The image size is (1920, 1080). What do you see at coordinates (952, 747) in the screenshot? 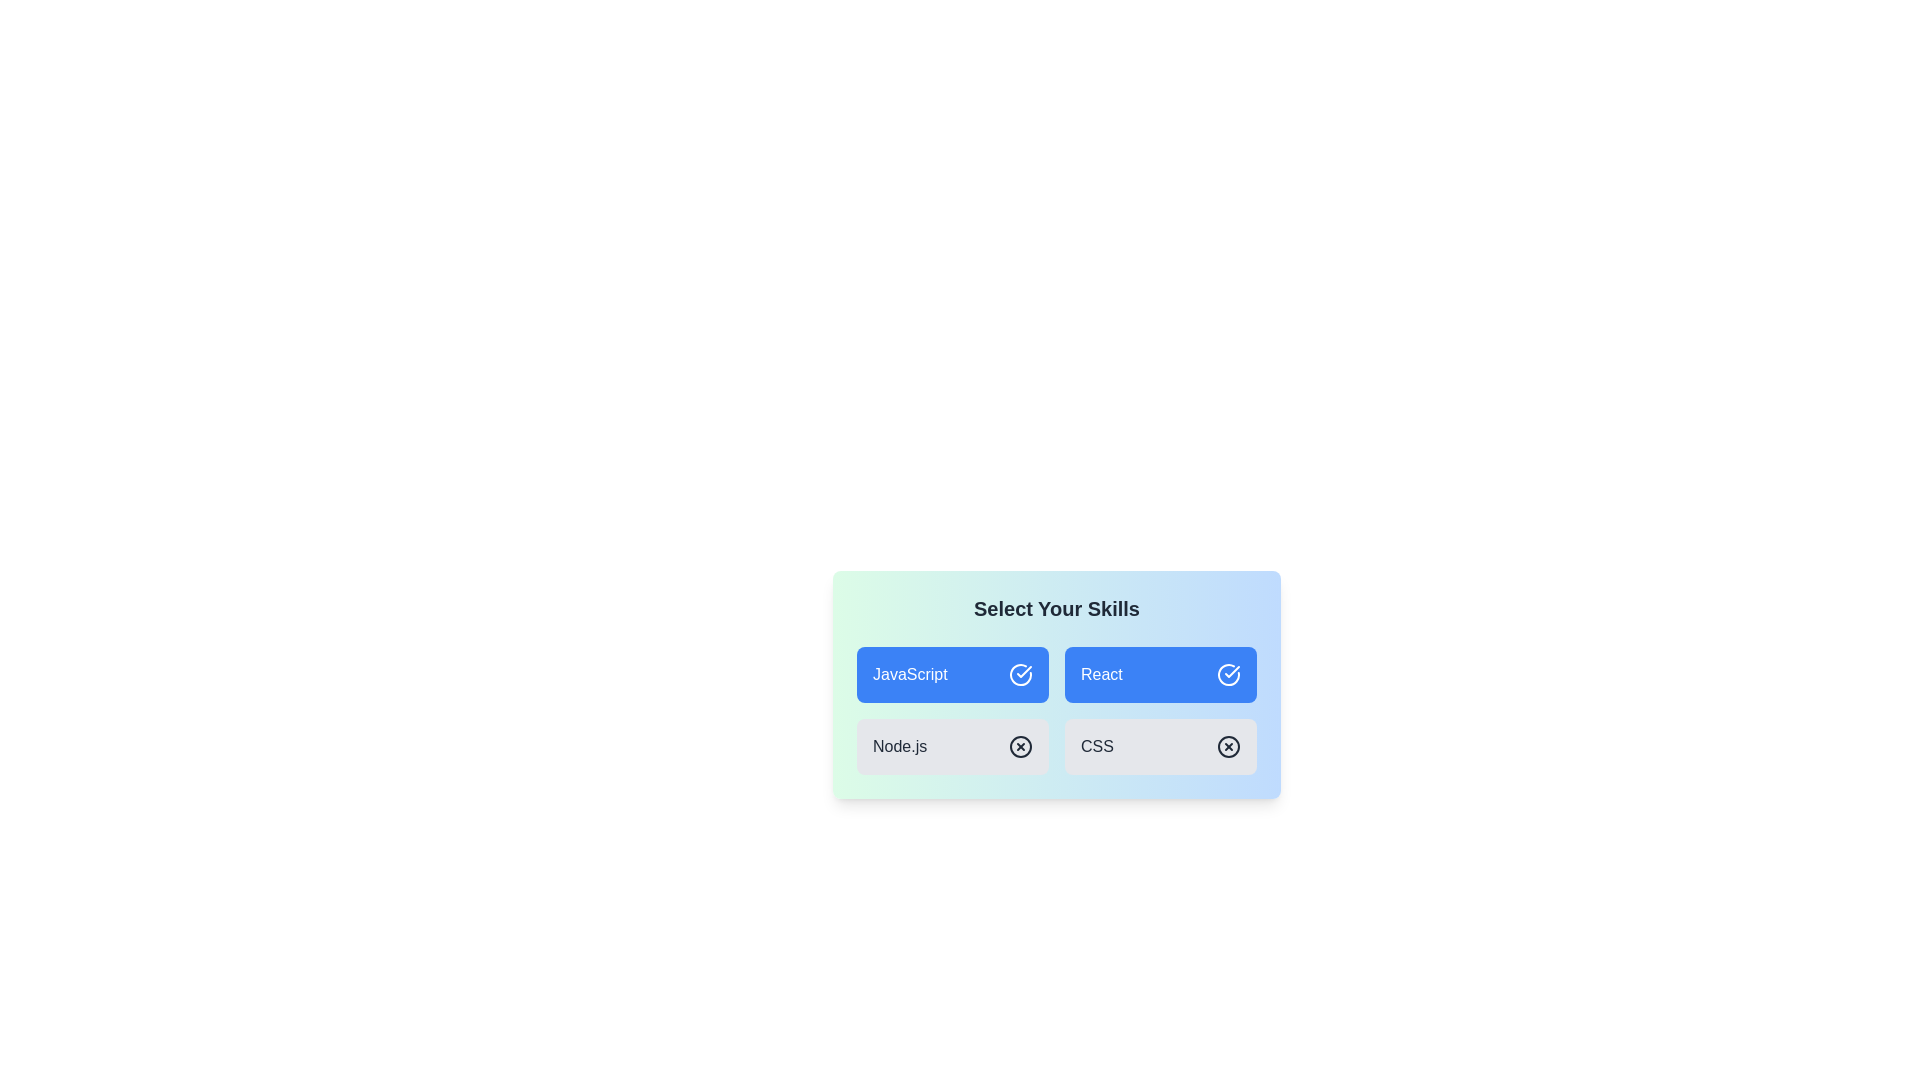
I see `the skill item Node.js by clicking on it` at bounding box center [952, 747].